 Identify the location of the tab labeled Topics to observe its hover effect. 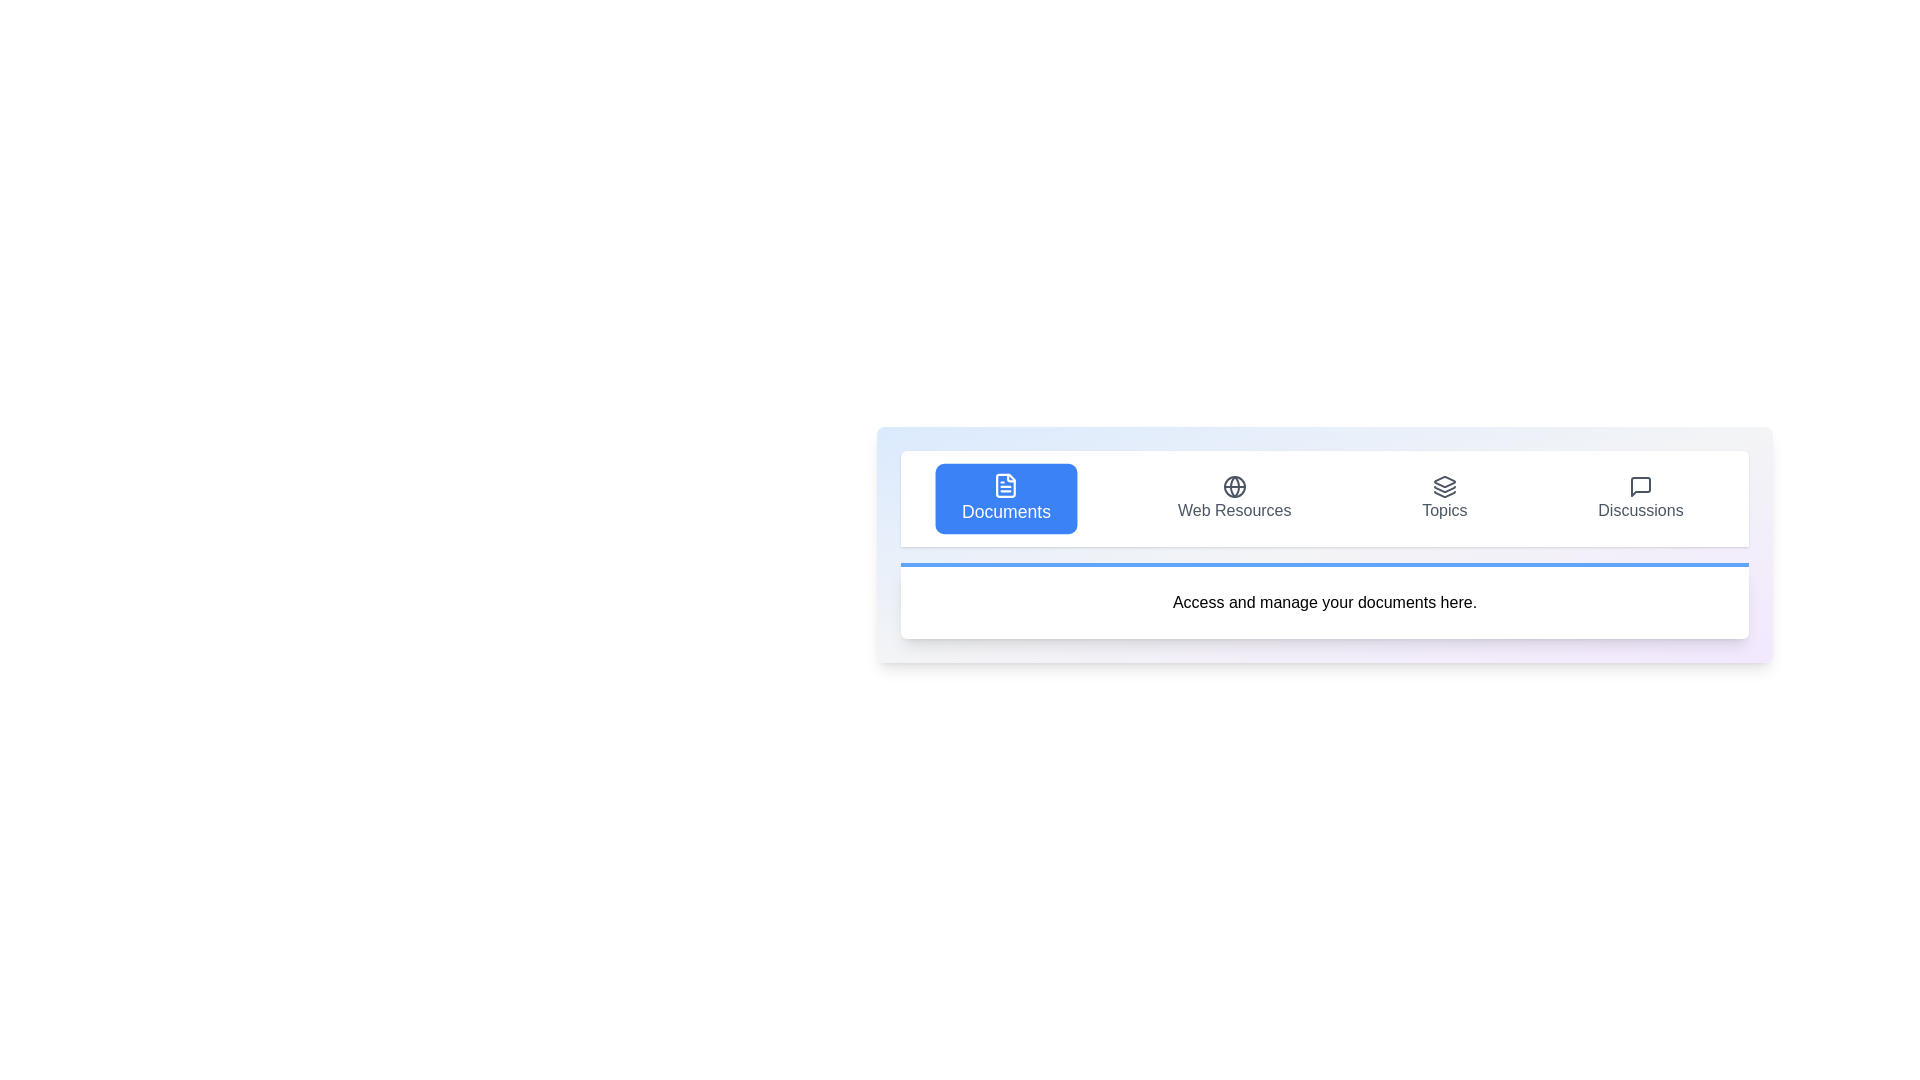
(1444, 497).